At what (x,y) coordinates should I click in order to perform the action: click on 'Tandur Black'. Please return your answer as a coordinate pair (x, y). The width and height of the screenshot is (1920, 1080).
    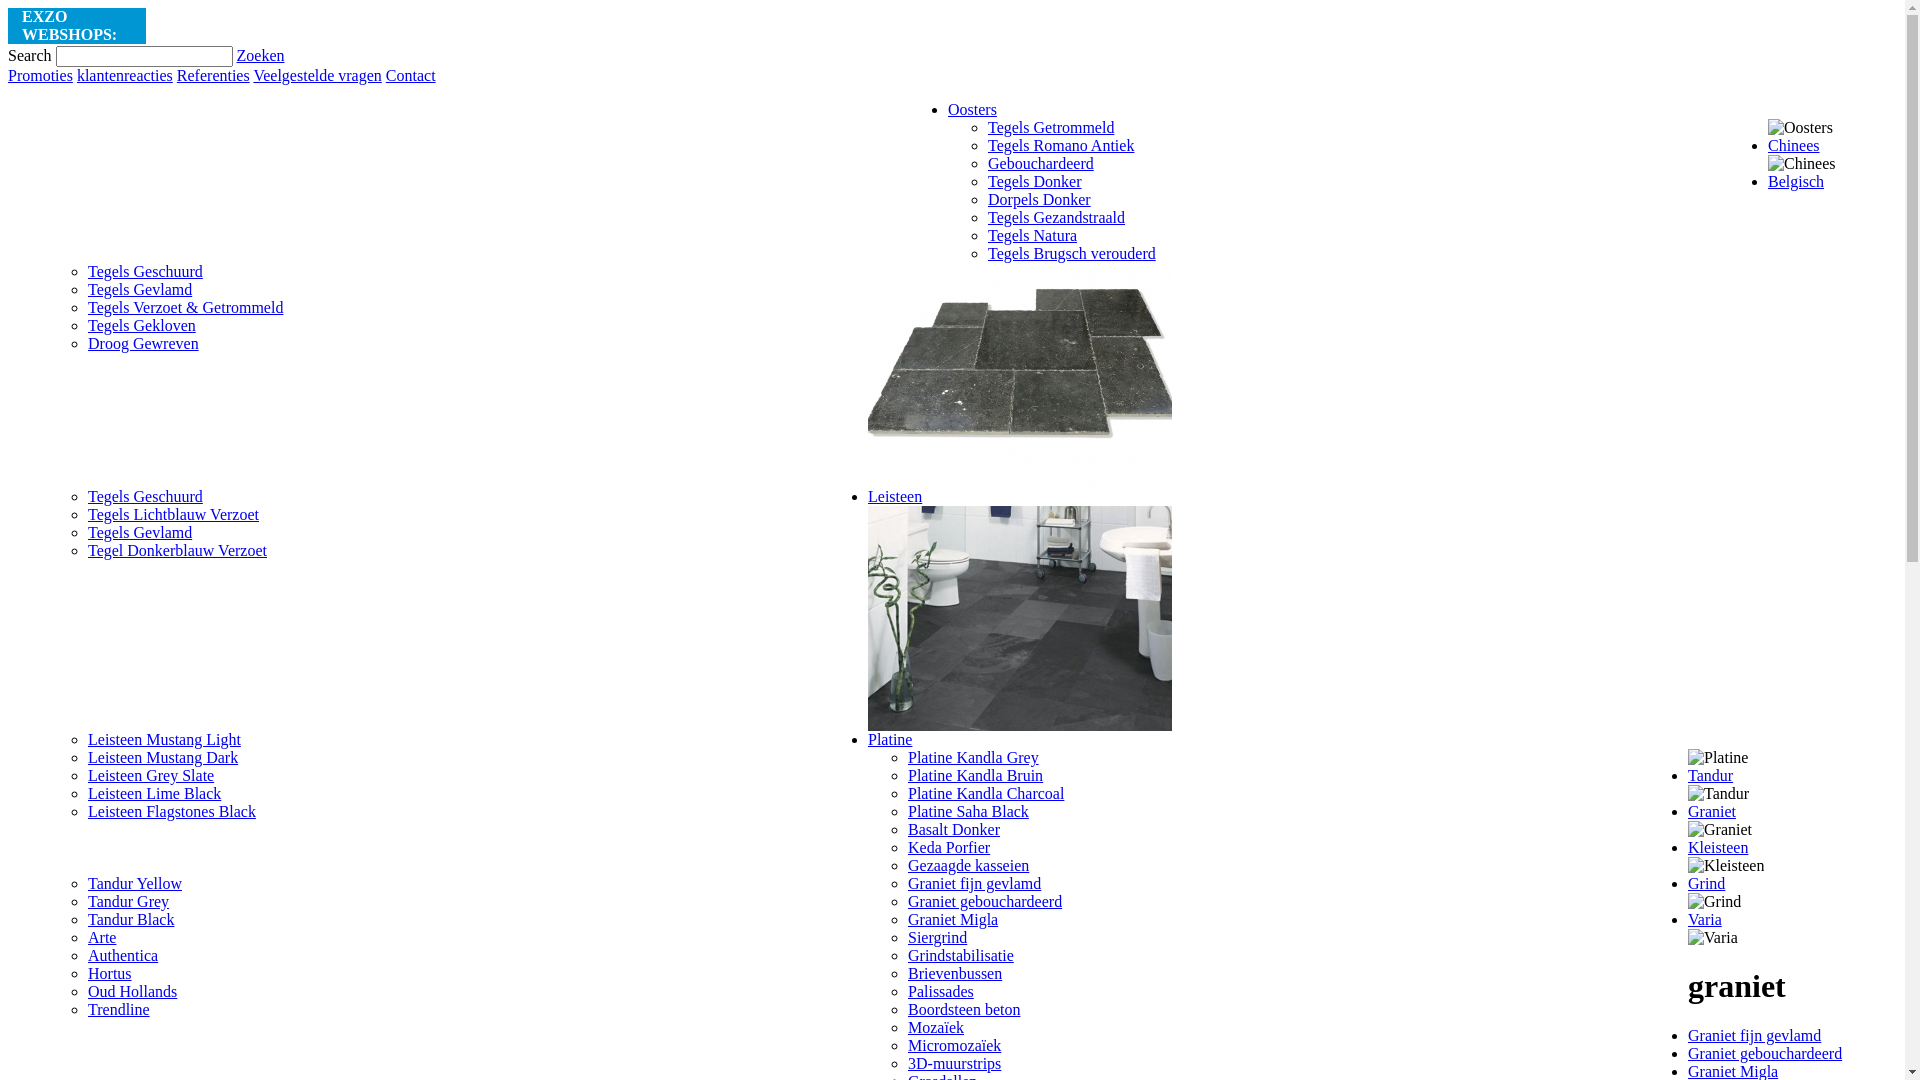
    Looking at the image, I should click on (86, 919).